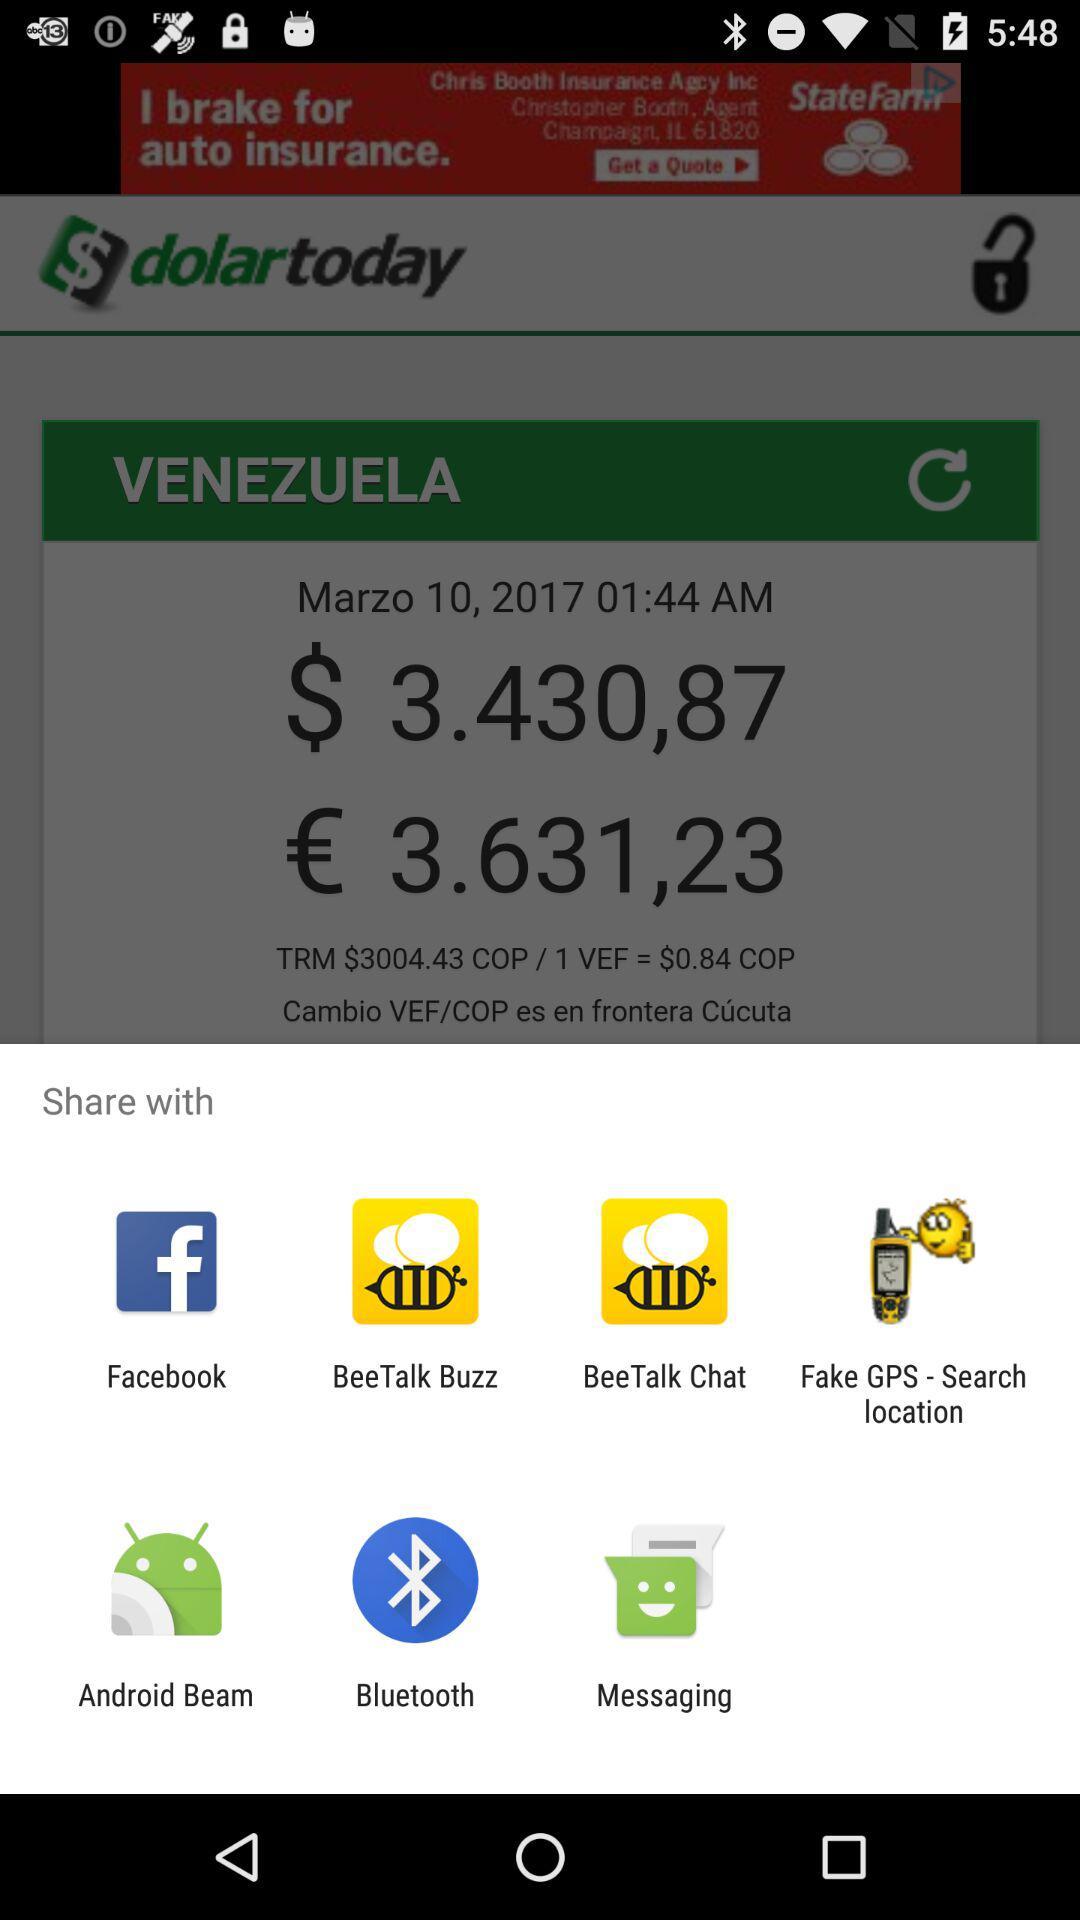 Image resolution: width=1080 pixels, height=1920 pixels. I want to click on item to the right of the android beam item, so click(414, 1711).